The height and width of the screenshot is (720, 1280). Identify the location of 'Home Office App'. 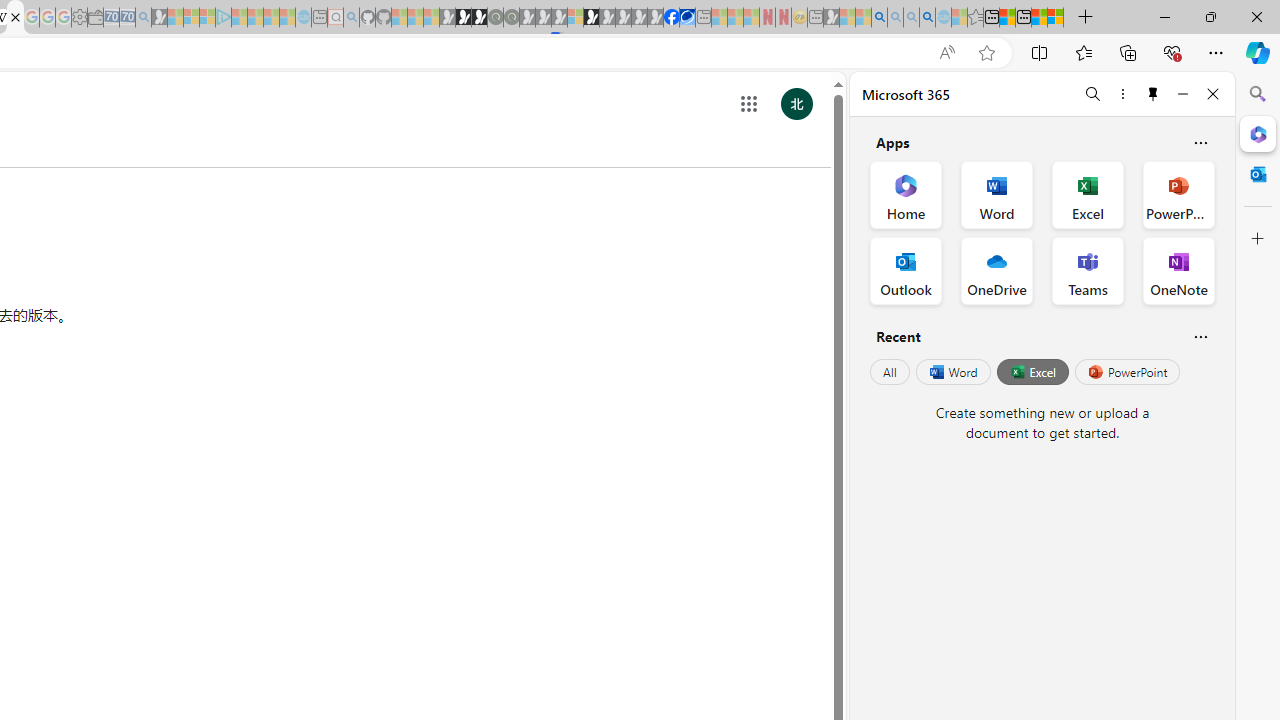
(905, 195).